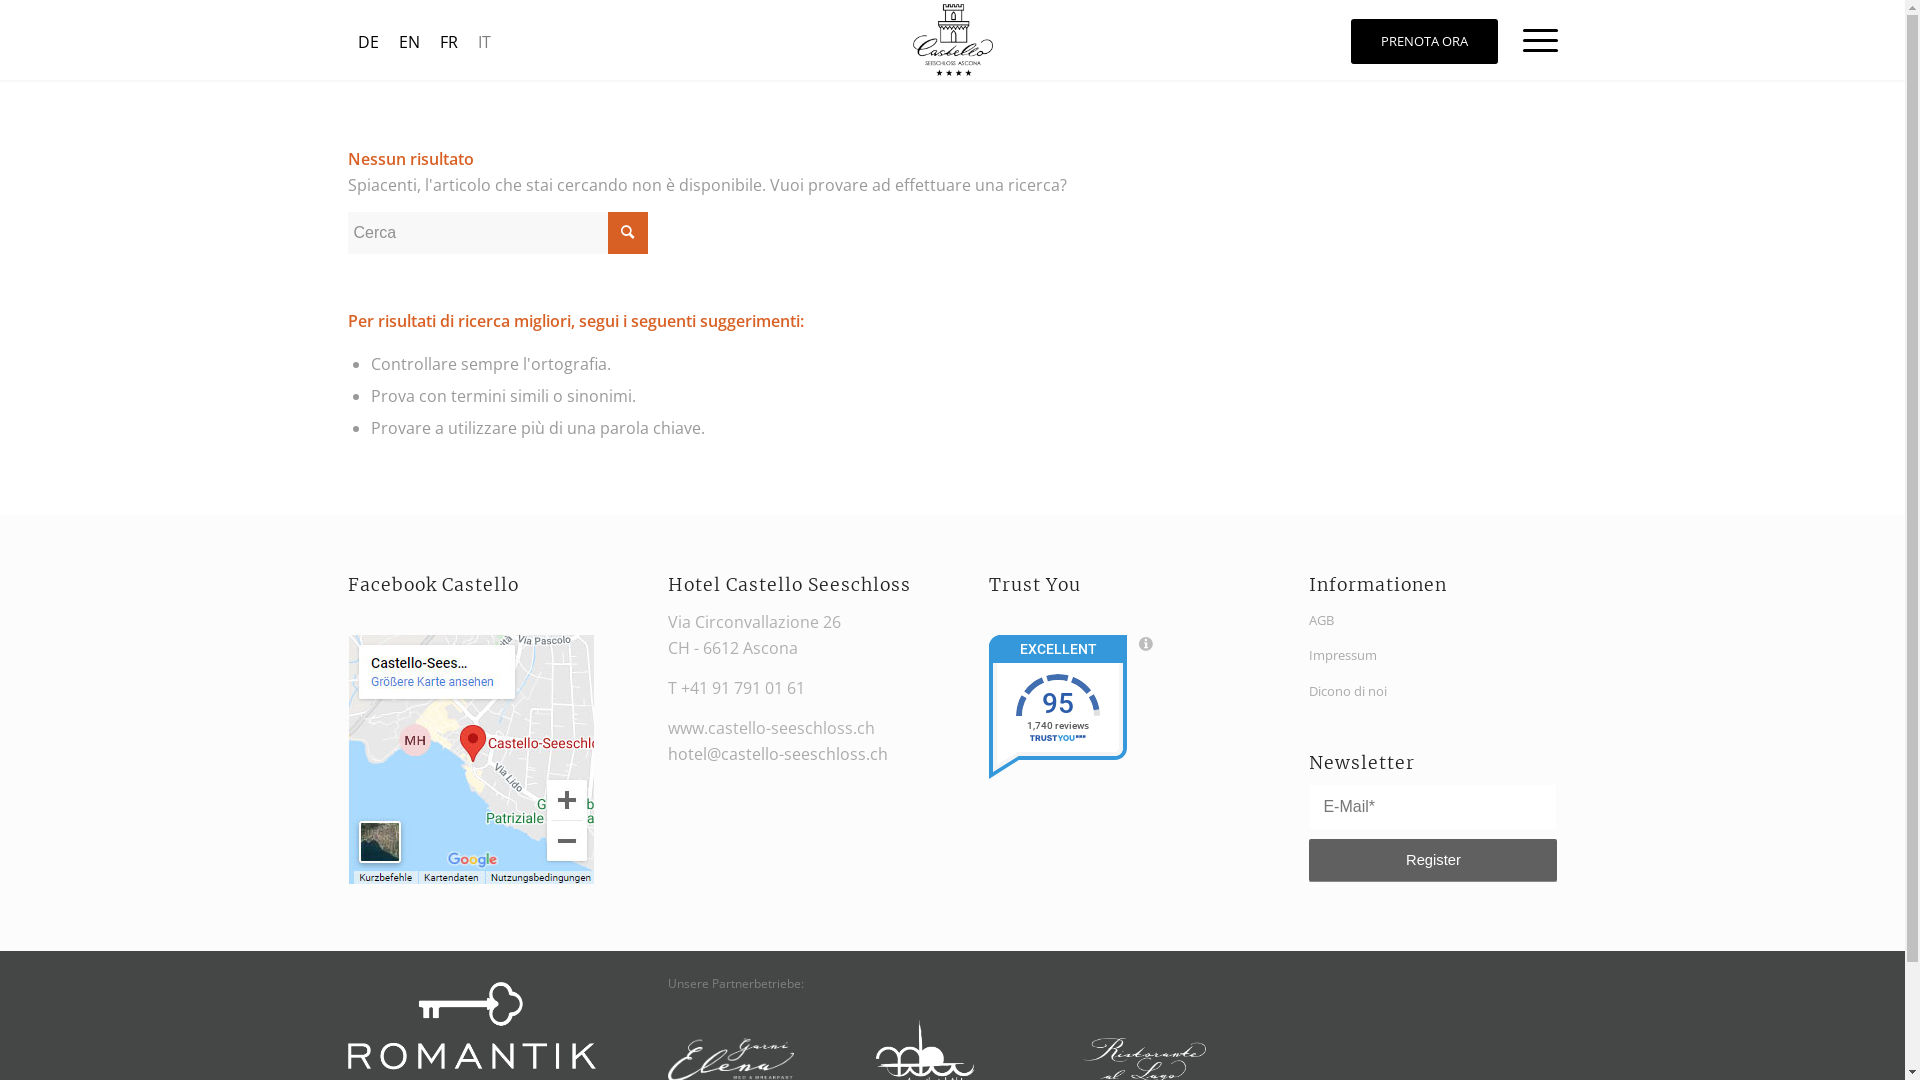  What do you see at coordinates (448, 41) in the screenshot?
I see `'FR'` at bounding box center [448, 41].